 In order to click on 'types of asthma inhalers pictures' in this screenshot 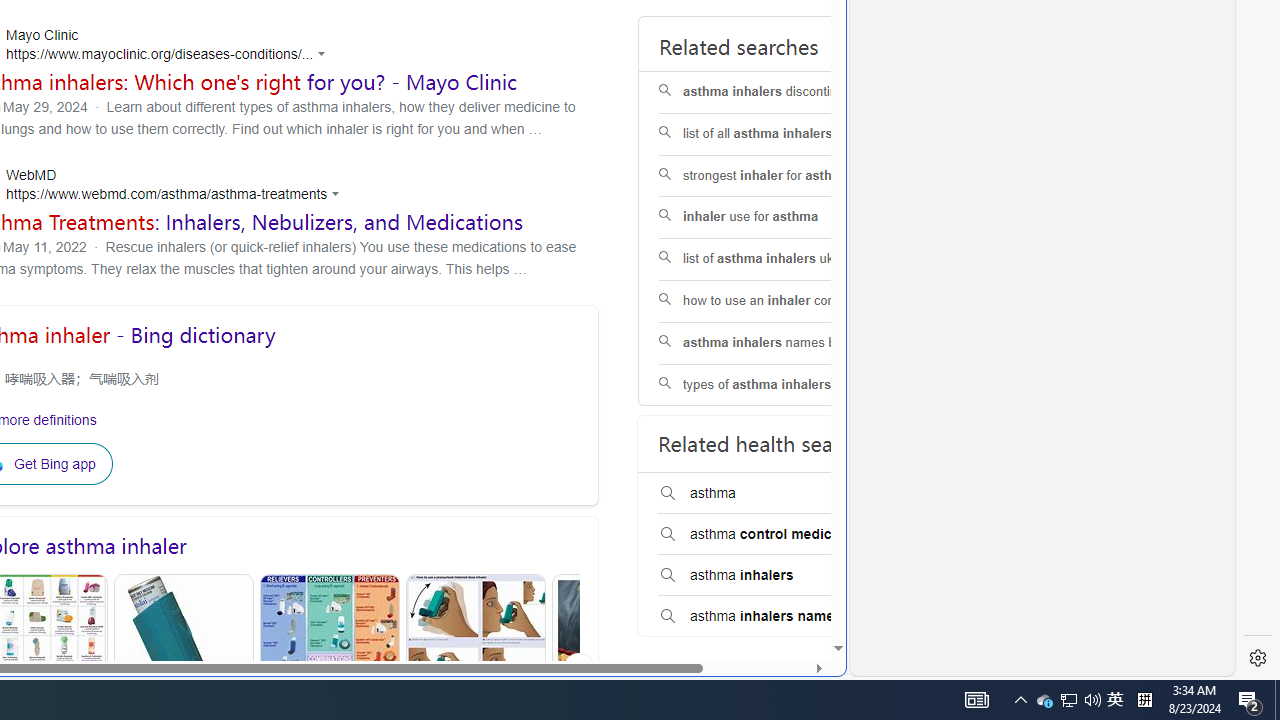, I will do `click(784, 385)`.